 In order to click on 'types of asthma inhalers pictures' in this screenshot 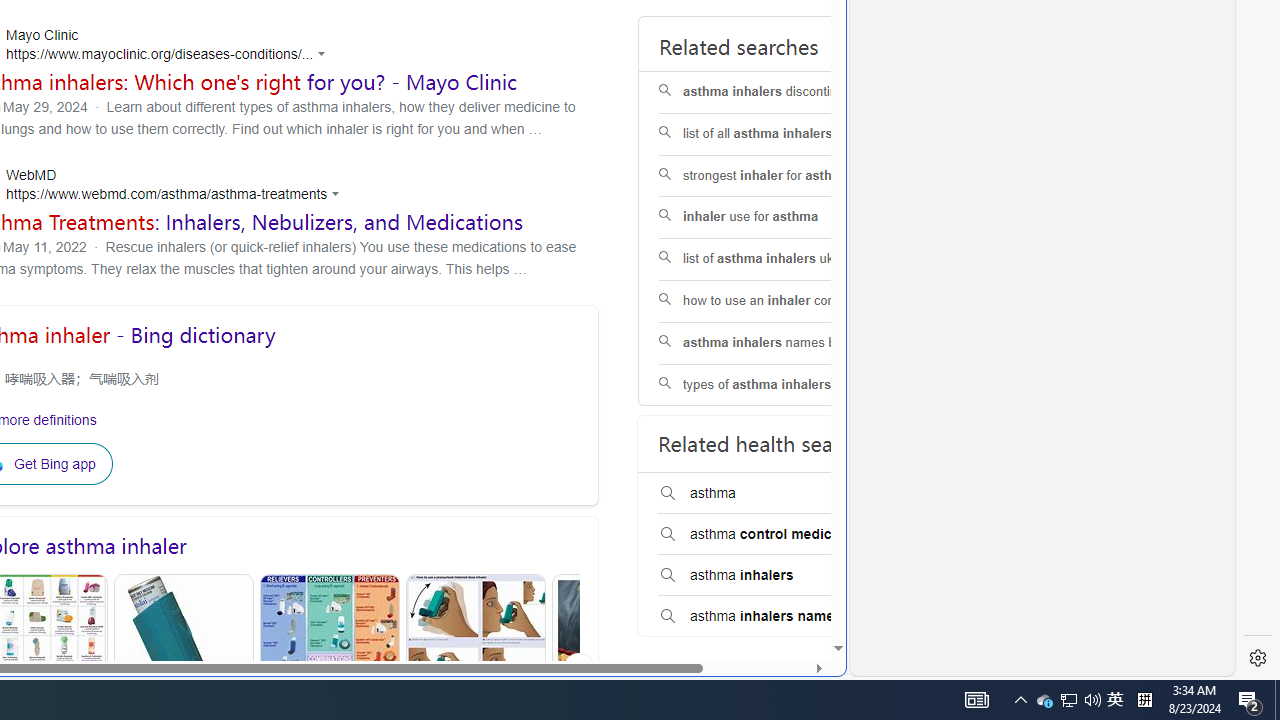, I will do `click(784, 385)`.